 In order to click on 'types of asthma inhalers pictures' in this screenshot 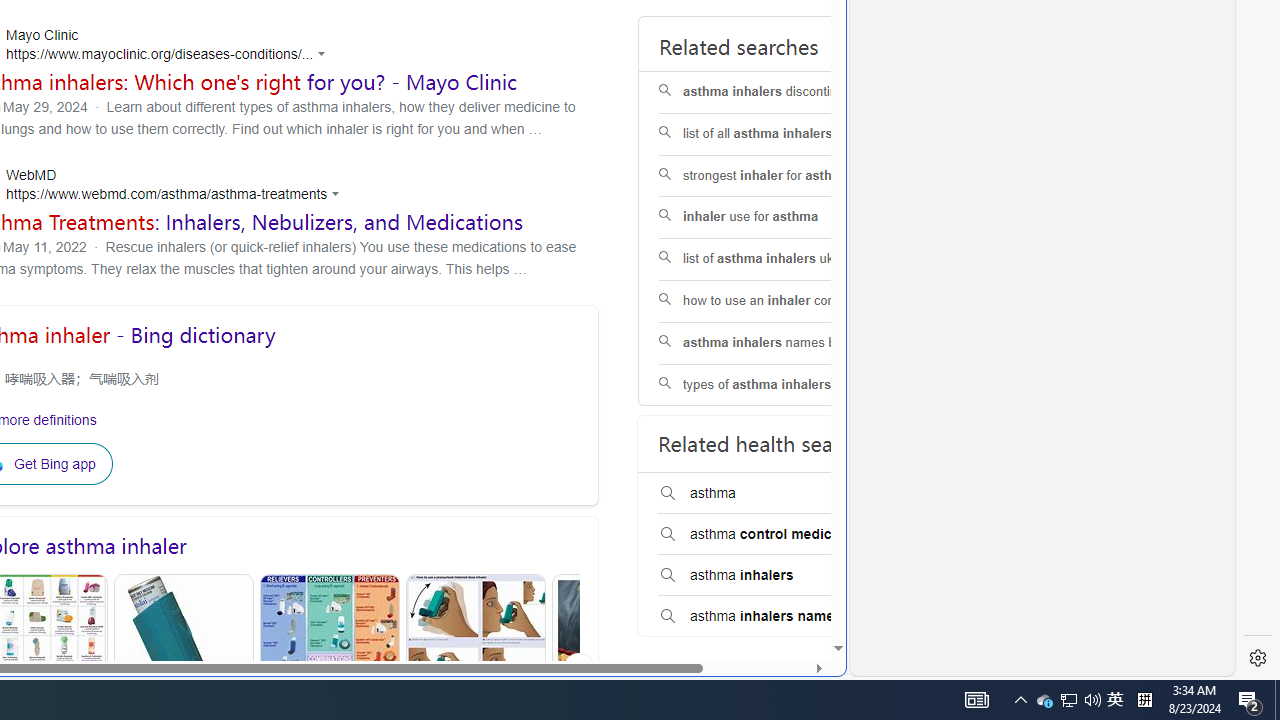, I will do `click(784, 385)`.